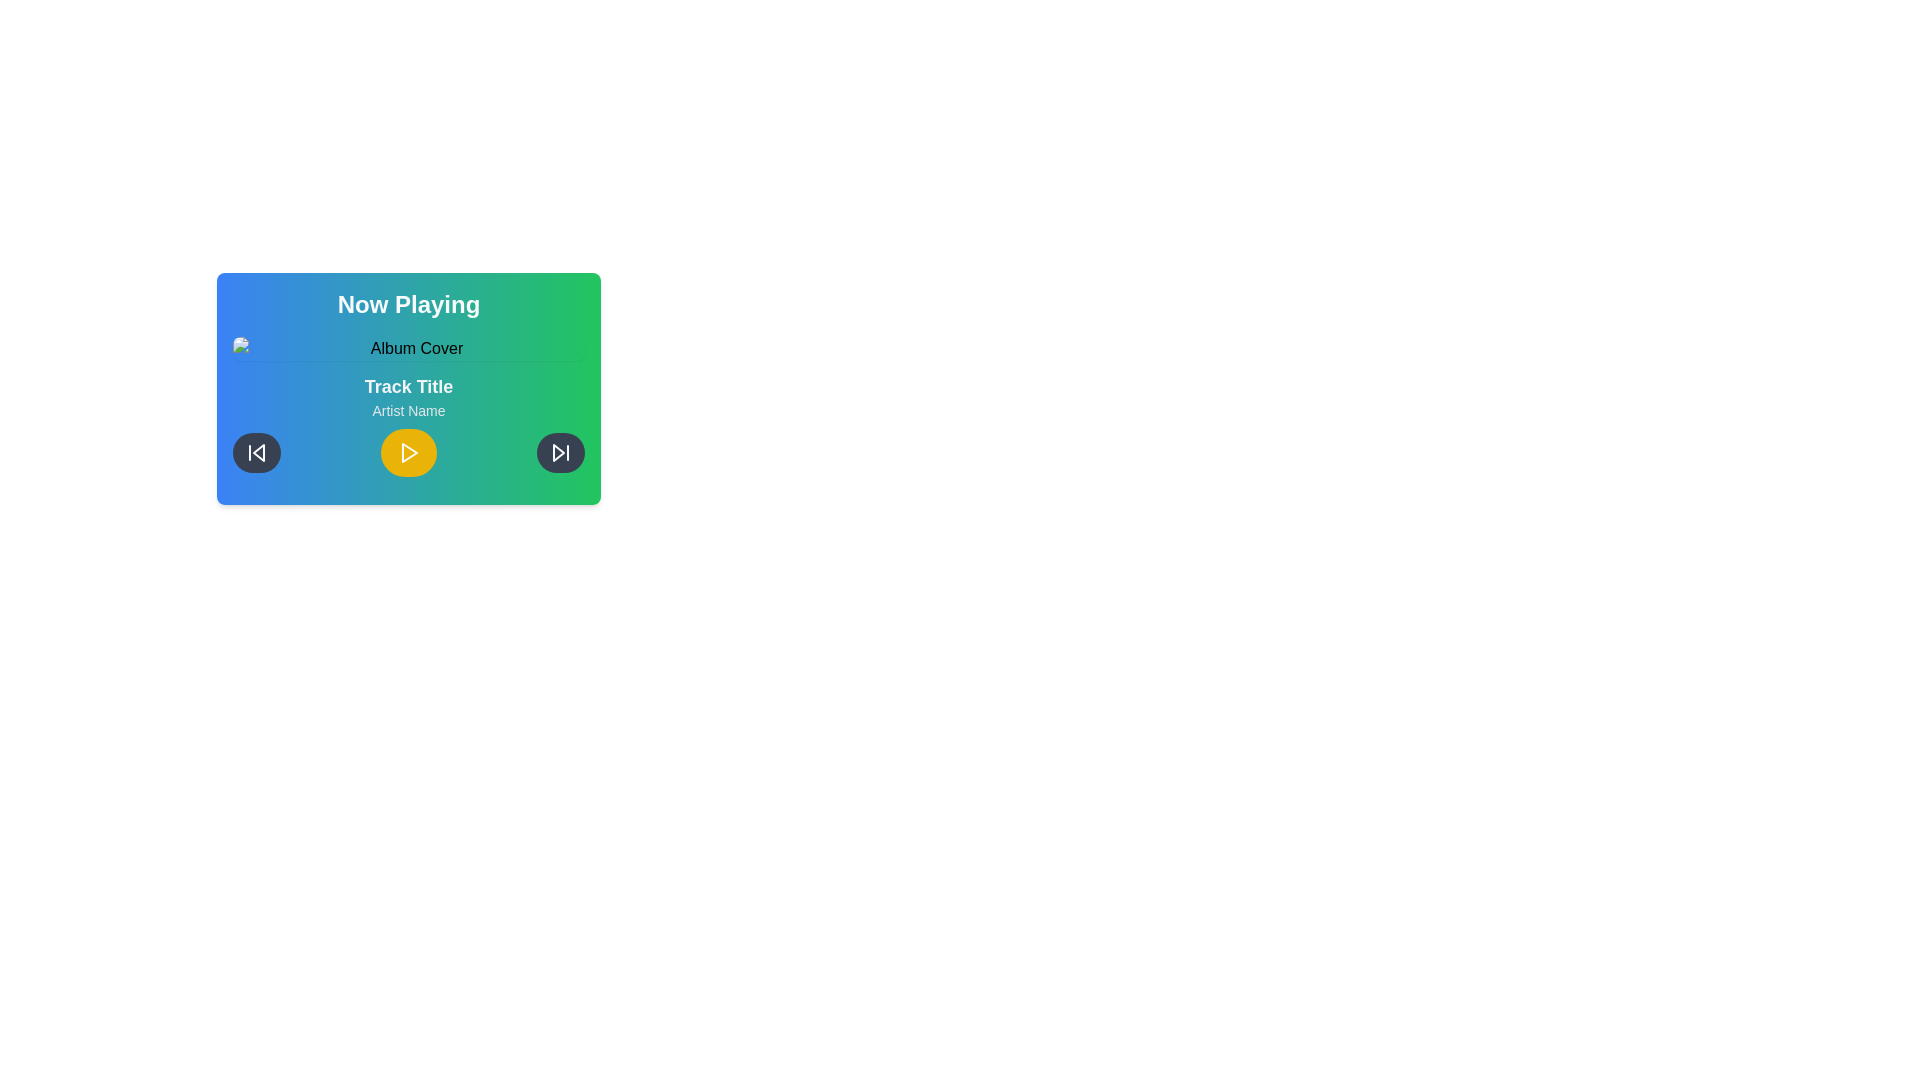  What do you see at coordinates (407, 386) in the screenshot?
I see `the non-interactive text label displaying the title of the currently playing track in the media interface, located in the 'Now Playing' section` at bounding box center [407, 386].